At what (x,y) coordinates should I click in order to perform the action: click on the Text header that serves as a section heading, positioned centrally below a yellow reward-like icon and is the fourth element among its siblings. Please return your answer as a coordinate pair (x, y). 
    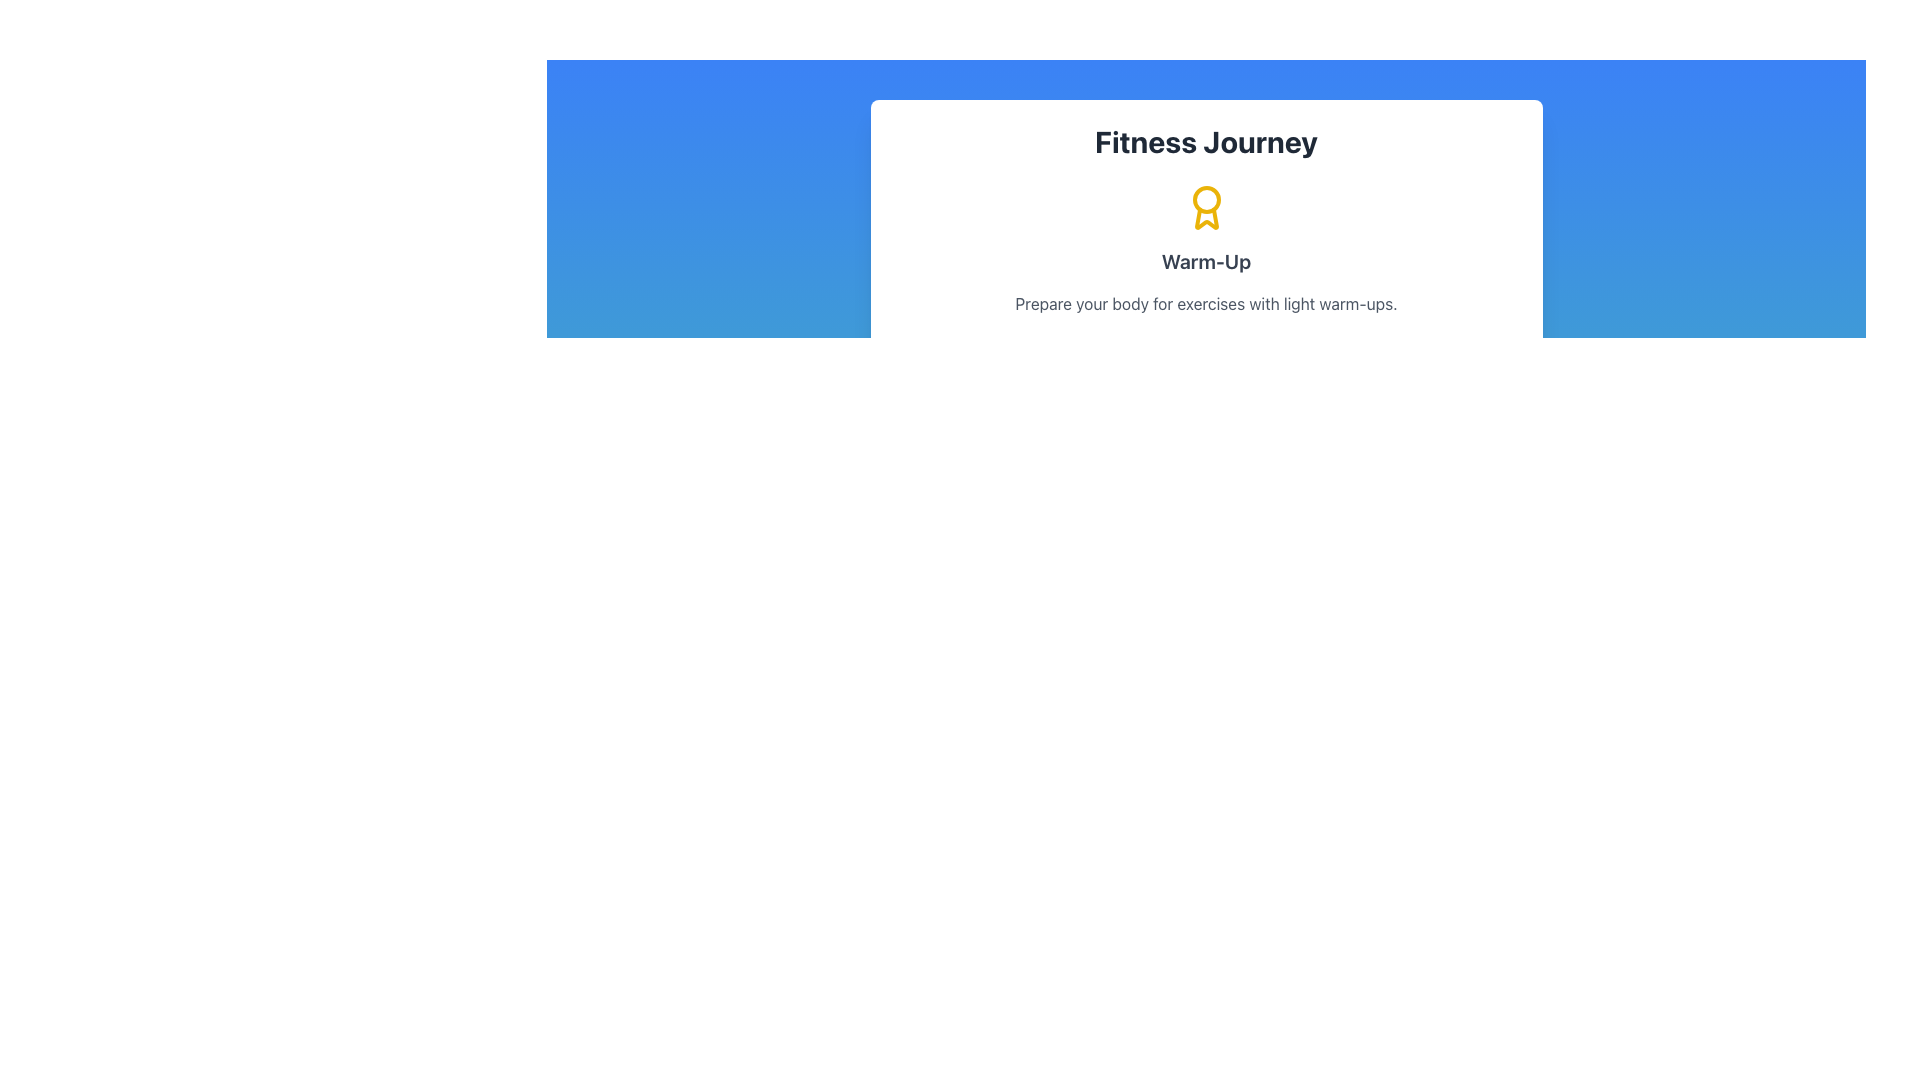
    Looking at the image, I should click on (1205, 261).